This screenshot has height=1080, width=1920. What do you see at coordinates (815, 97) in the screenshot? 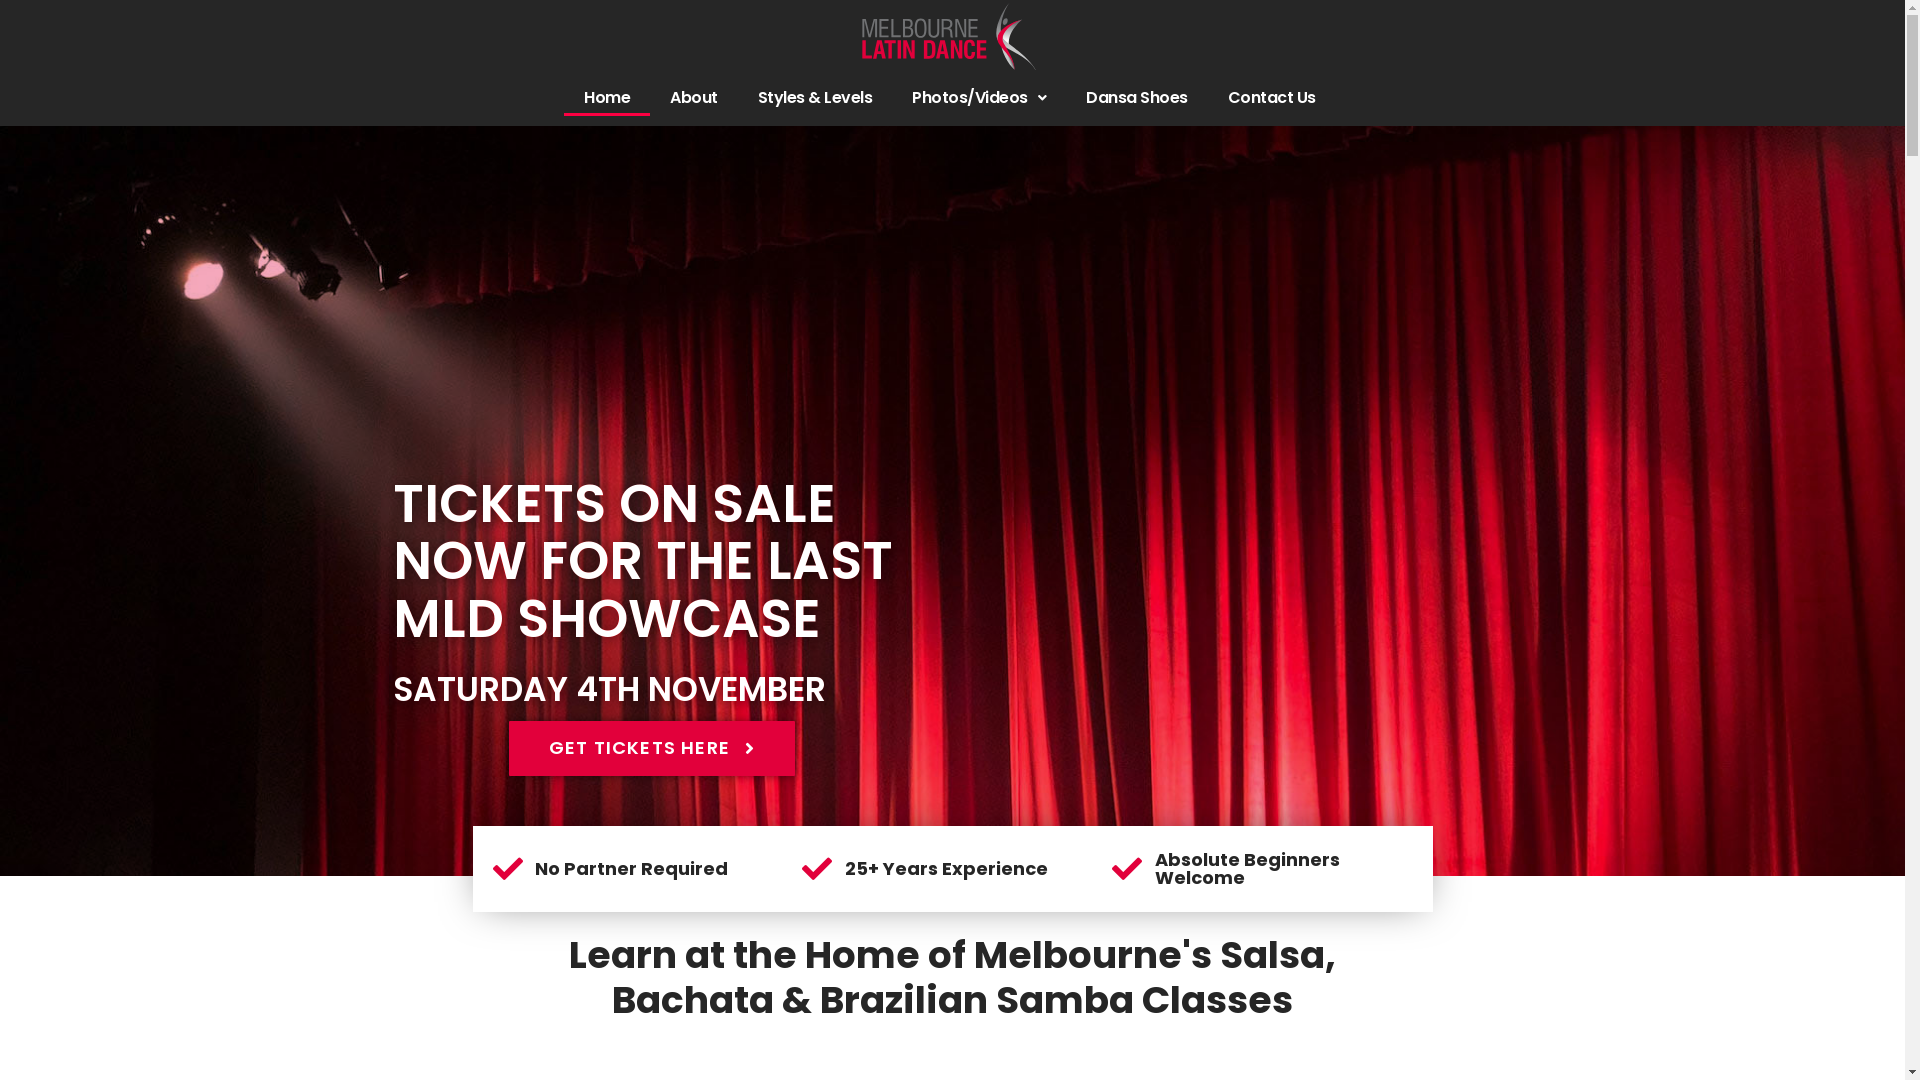
I see `'Styles & Levels'` at bounding box center [815, 97].